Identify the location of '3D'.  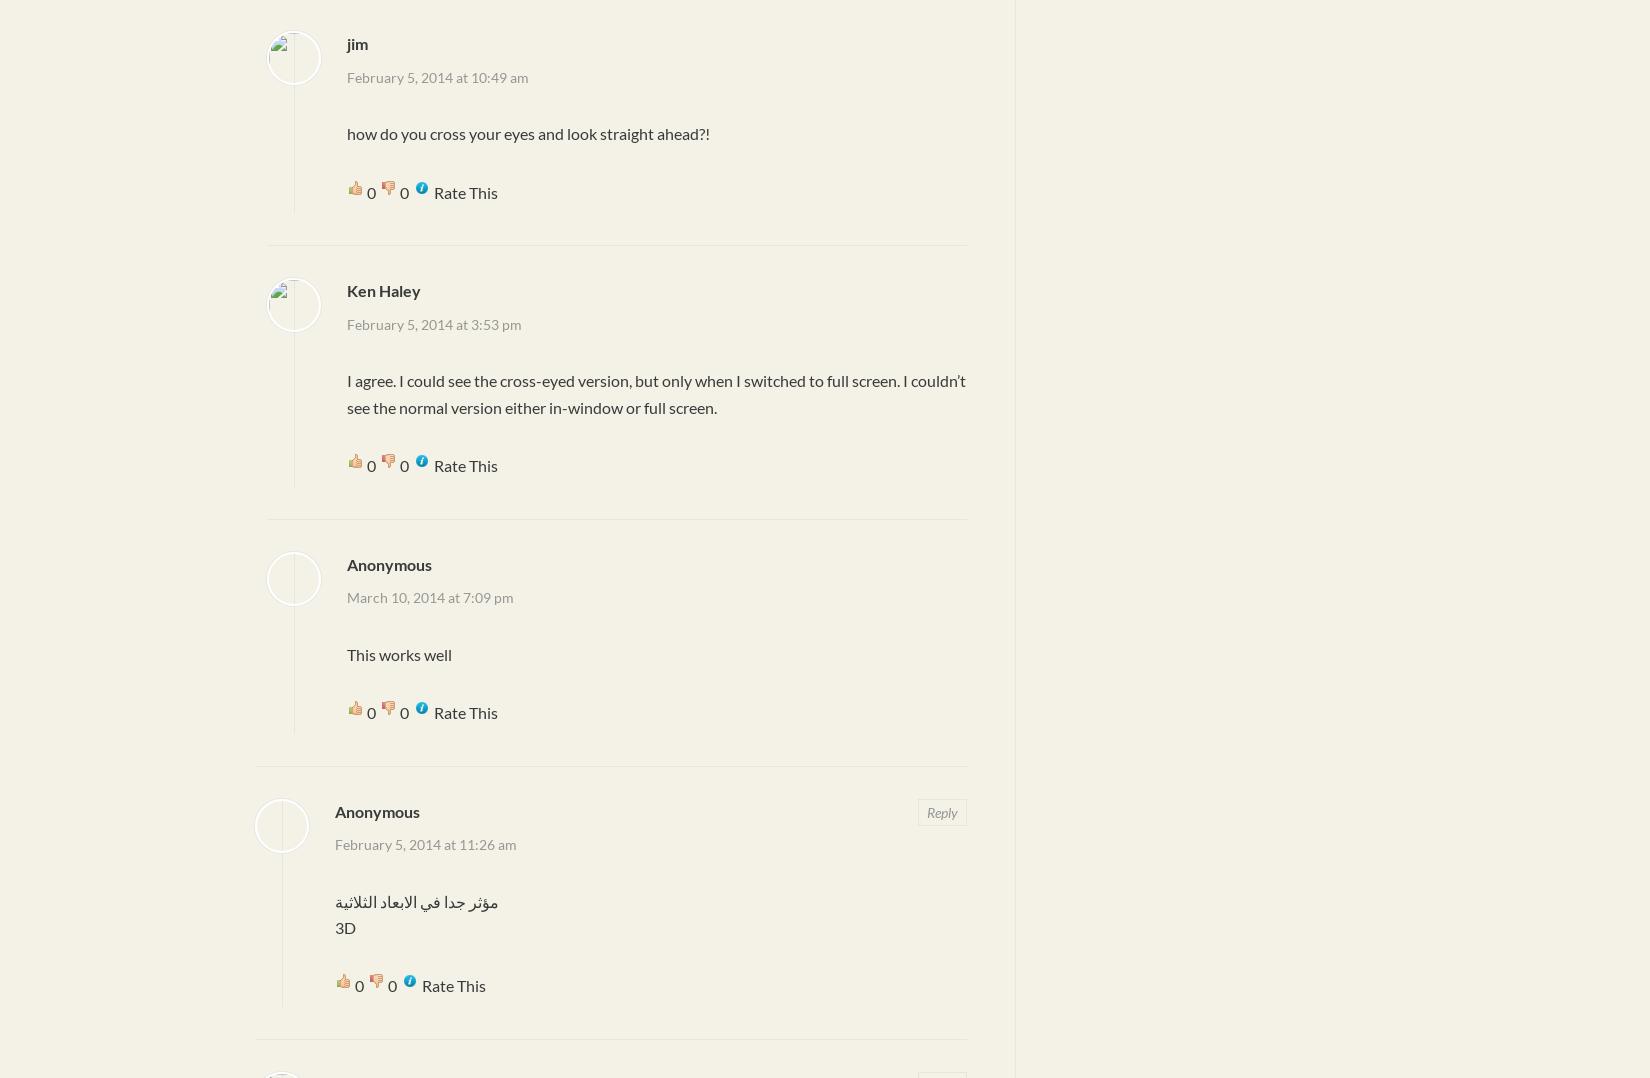
(334, 926).